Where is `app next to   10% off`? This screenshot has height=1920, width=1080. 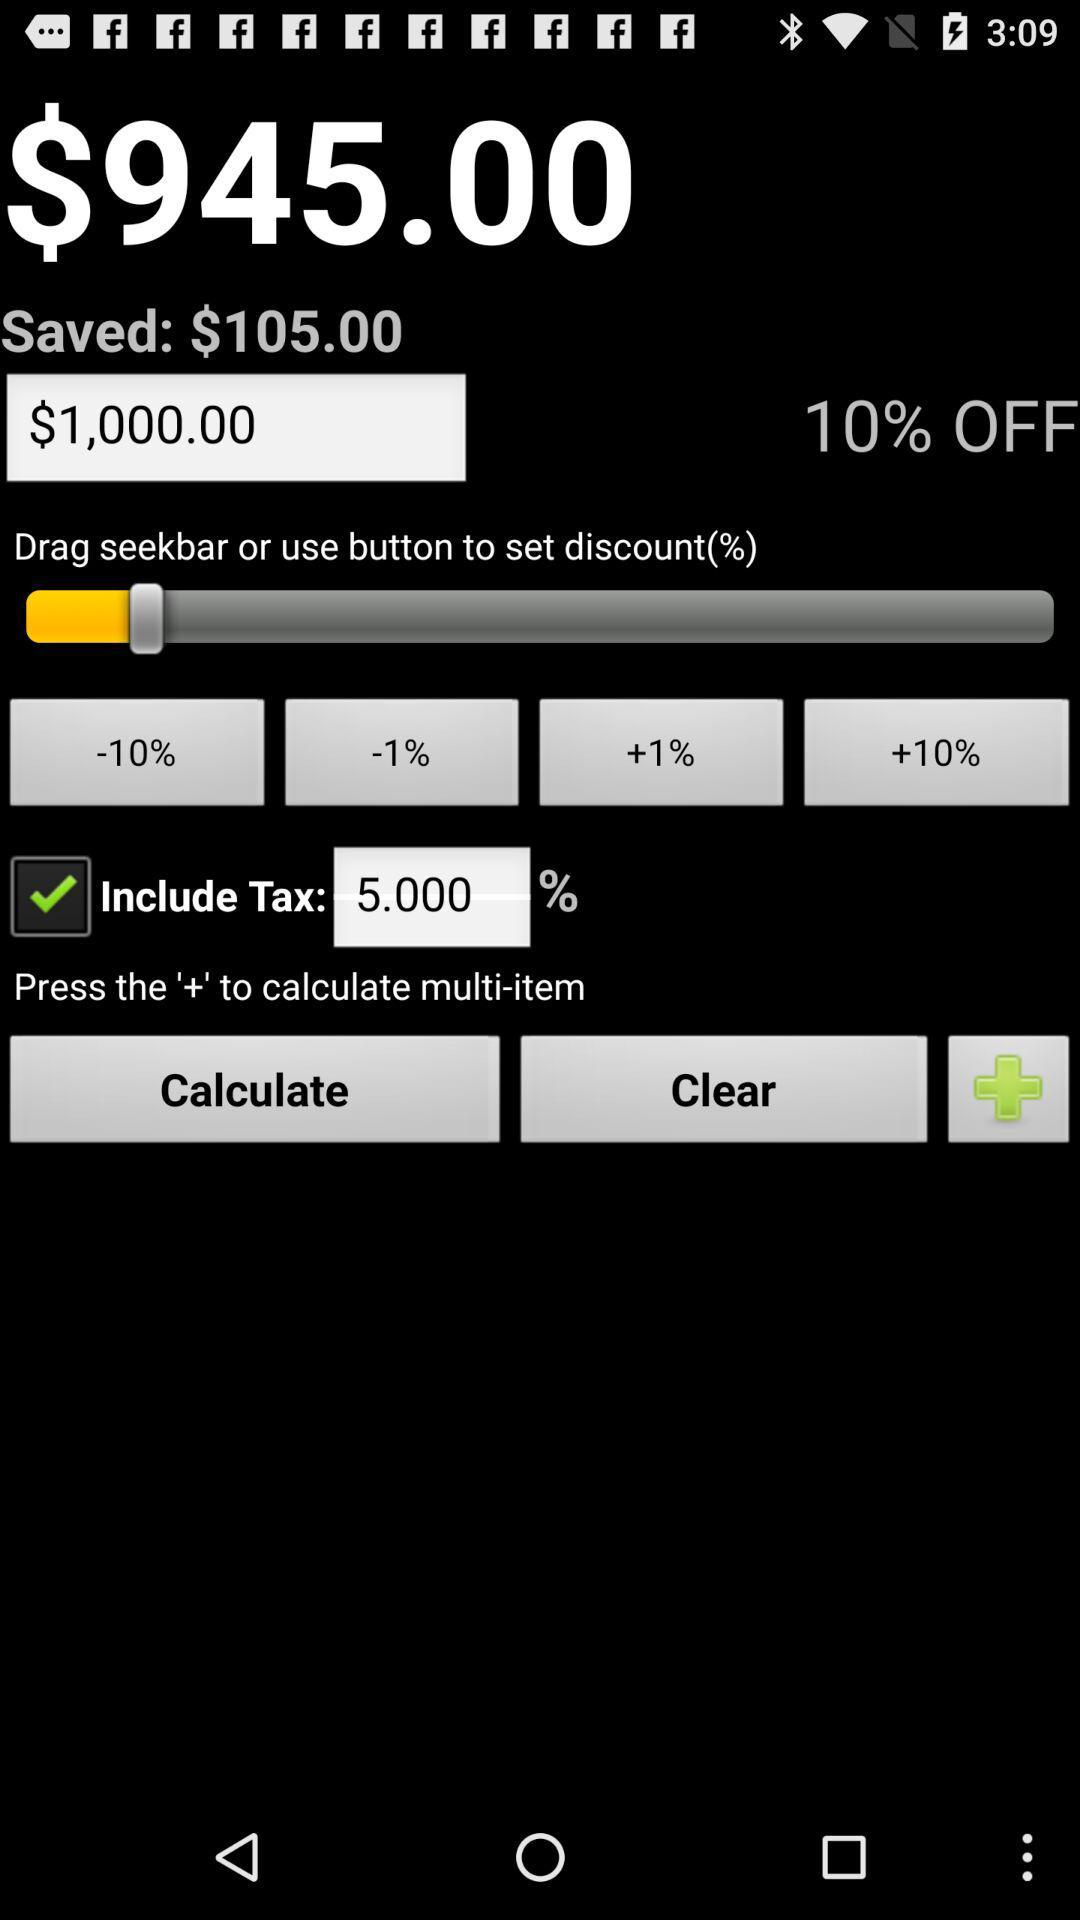
app next to   10% off is located at coordinates (235, 431).